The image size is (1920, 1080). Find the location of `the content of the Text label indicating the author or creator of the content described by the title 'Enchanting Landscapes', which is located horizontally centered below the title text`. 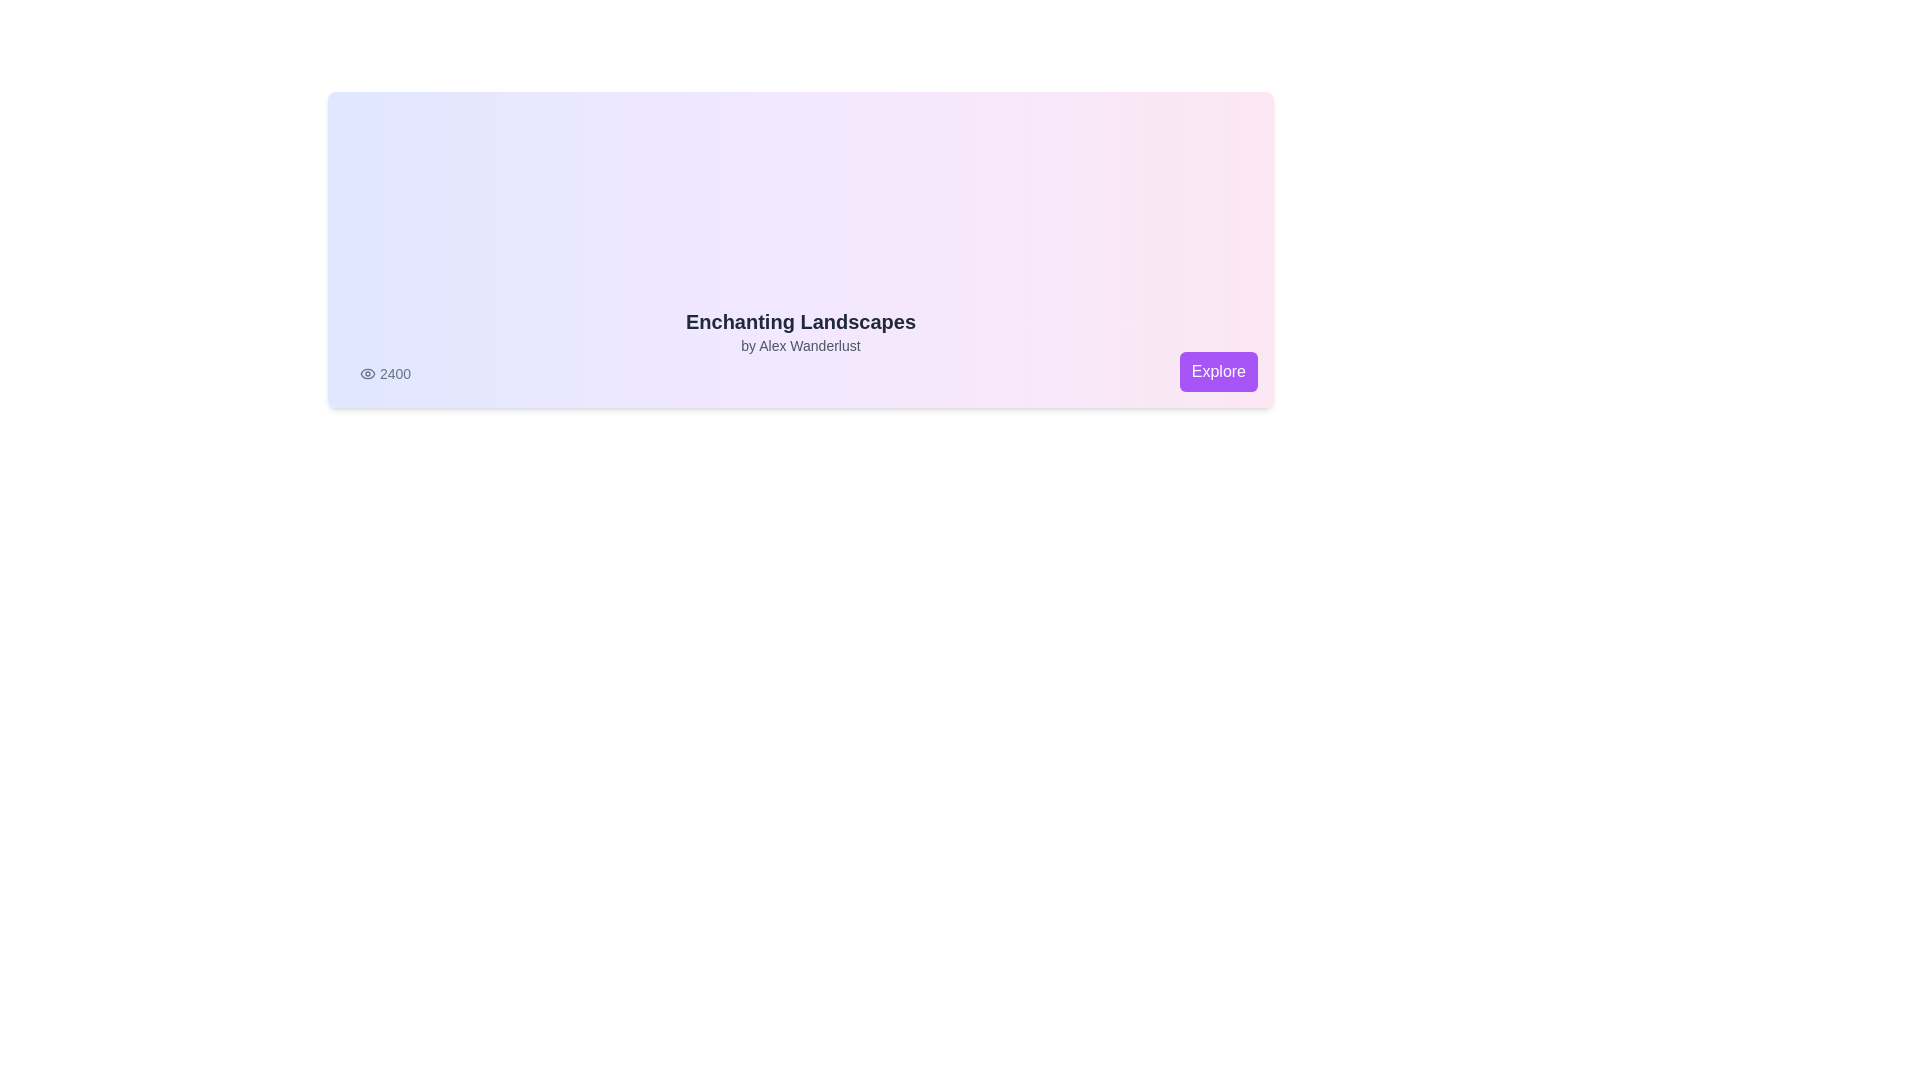

the content of the Text label indicating the author or creator of the content described by the title 'Enchanting Landscapes', which is located horizontally centered below the title text is located at coordinates (801, 345).